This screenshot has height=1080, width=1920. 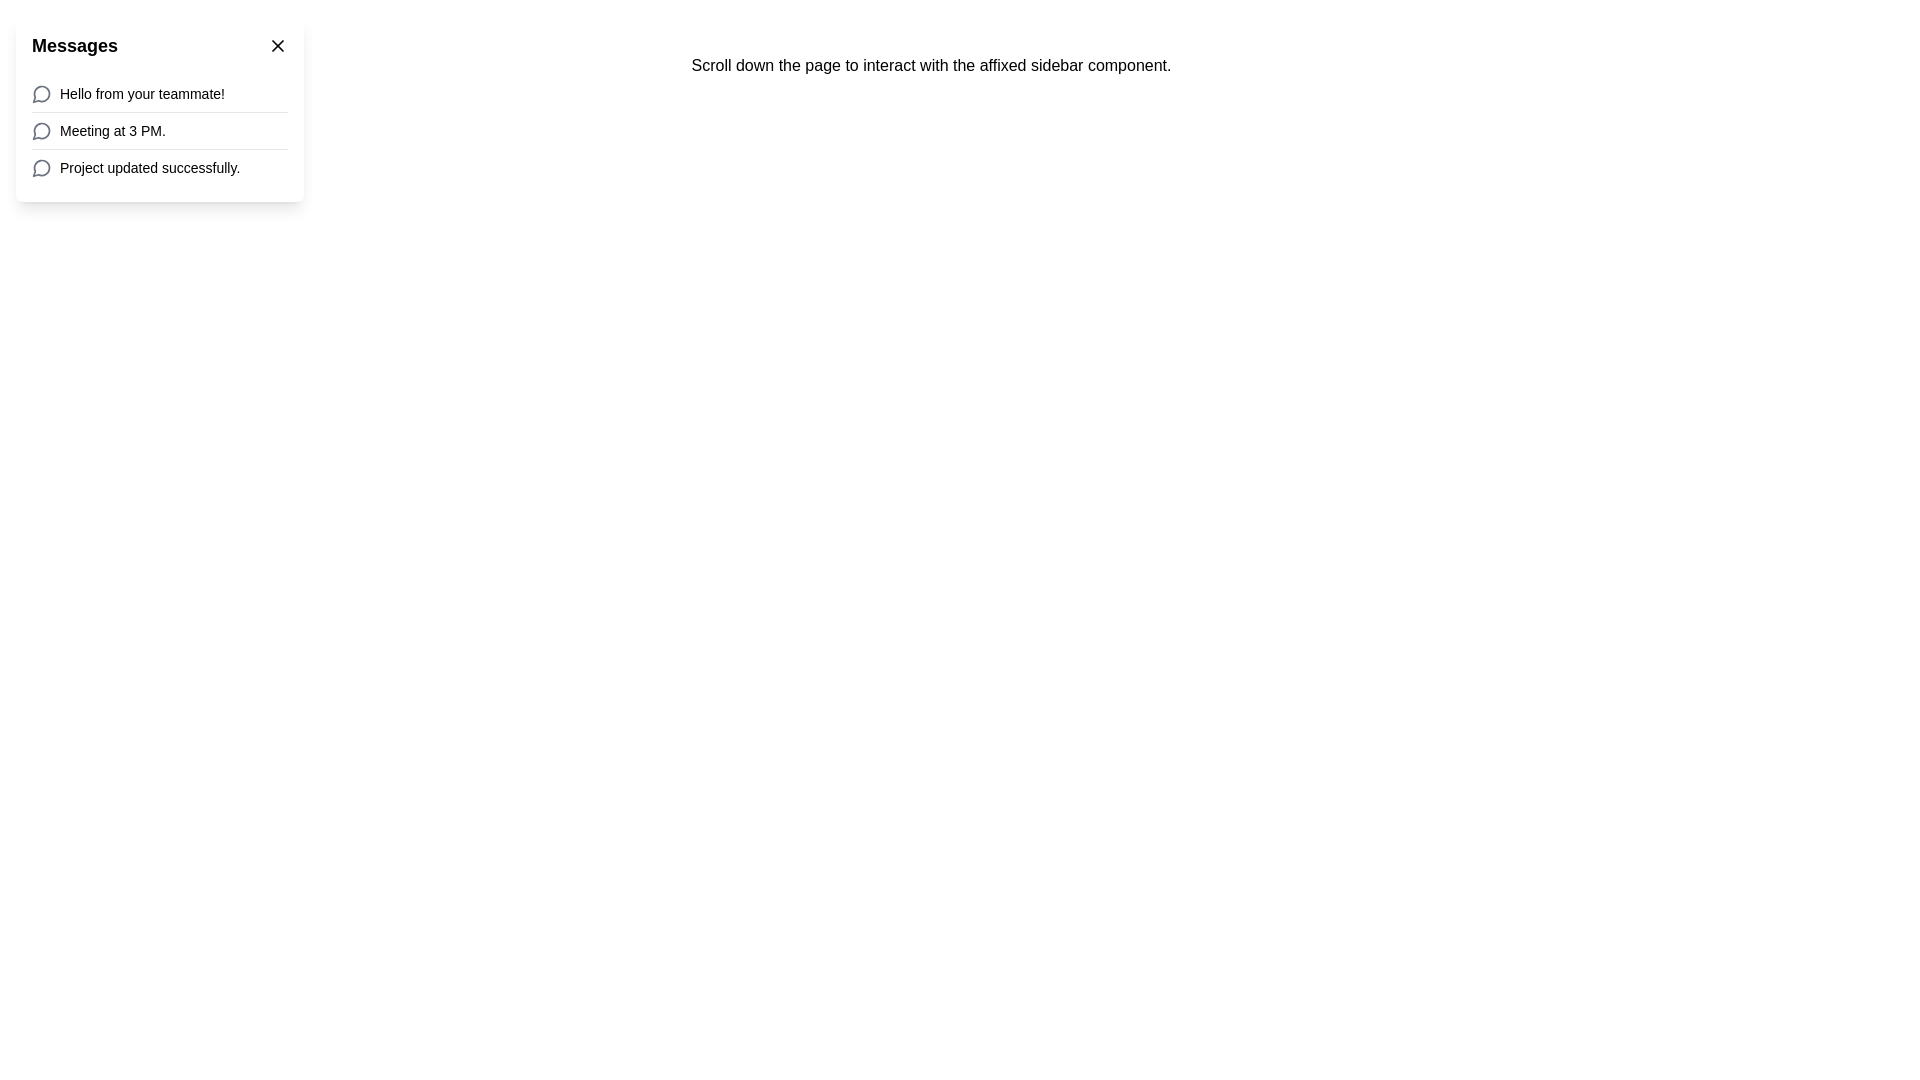 What do you see at coordinates (111, 131) in the screenshot?
I see `text label indicating a scheduled meeting time, which is the second item in the sidebar message list, positioned between 'Hello from your teammate!' and 'Project updated successfully.'` at bounding box center [111, 131].